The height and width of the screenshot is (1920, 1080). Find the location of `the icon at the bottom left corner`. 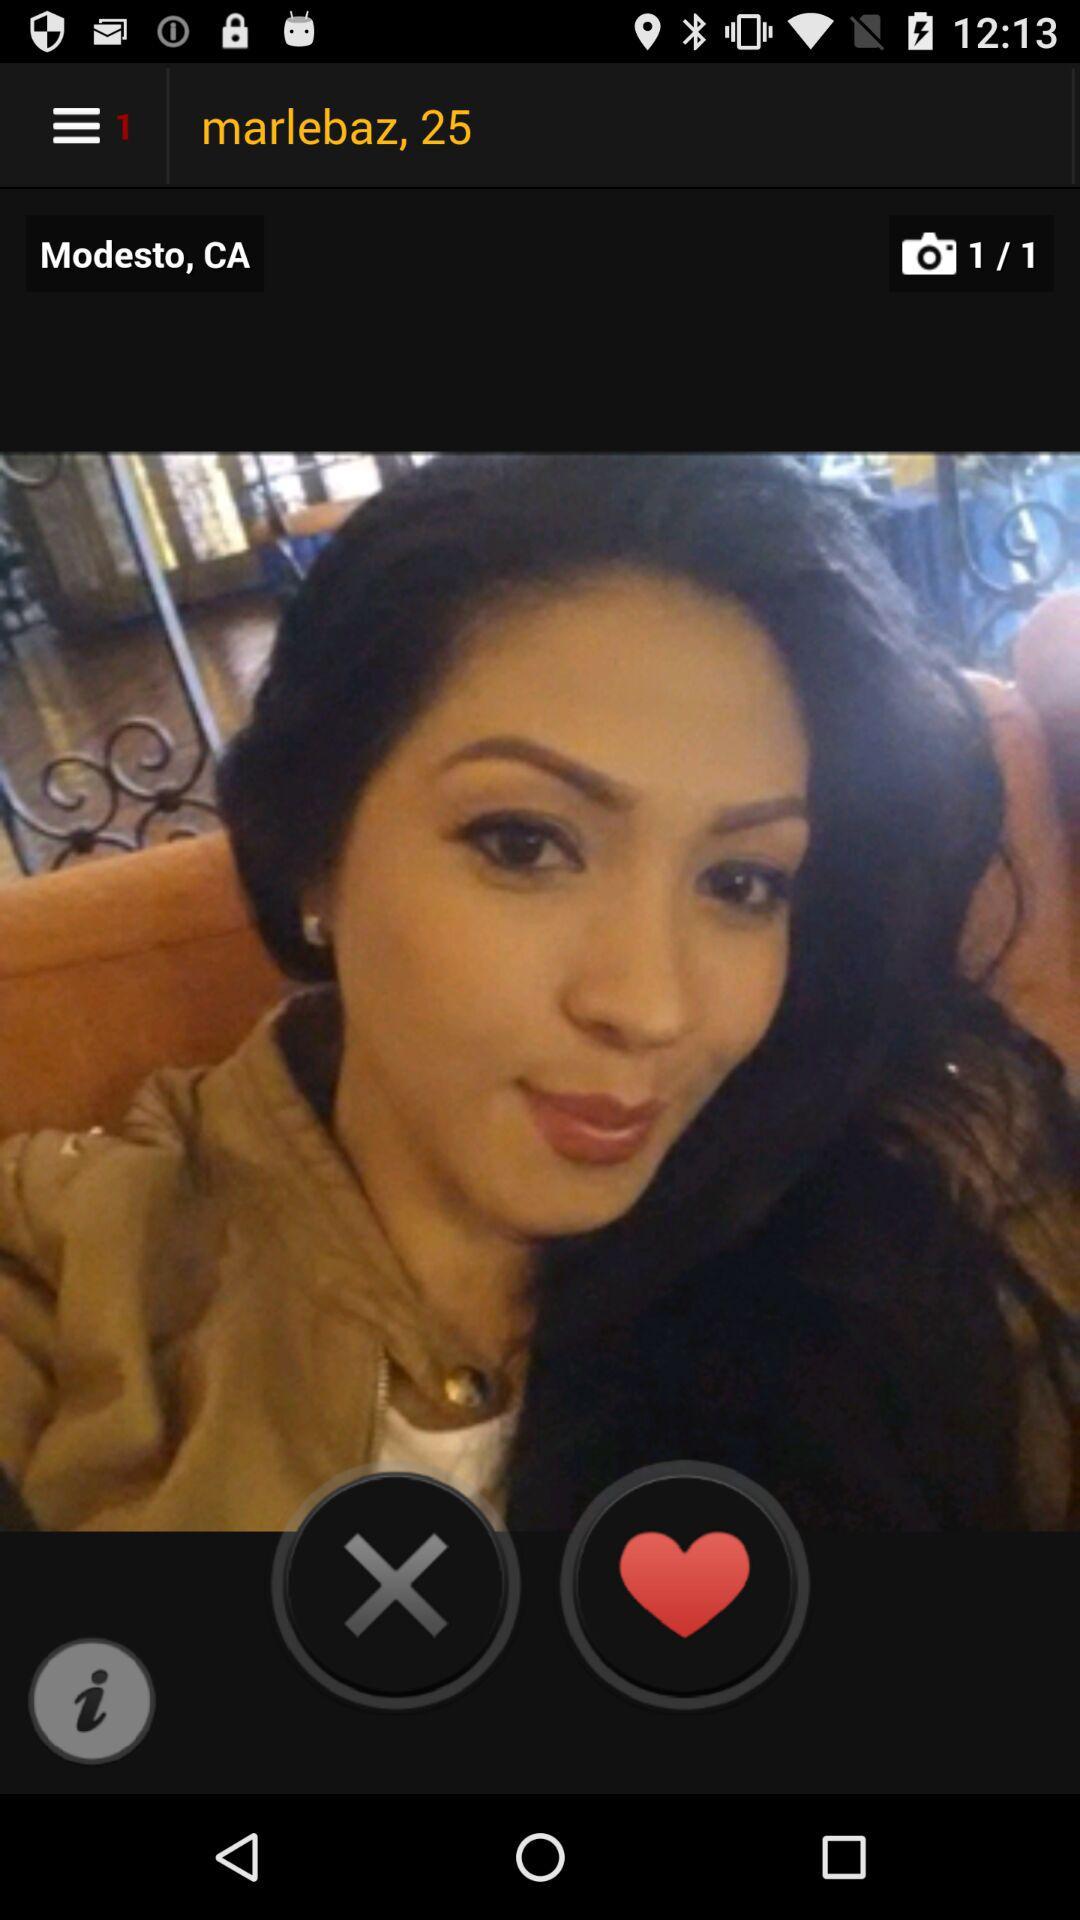

the icon at the bottom left corner is located at coordinates (91, 1701).